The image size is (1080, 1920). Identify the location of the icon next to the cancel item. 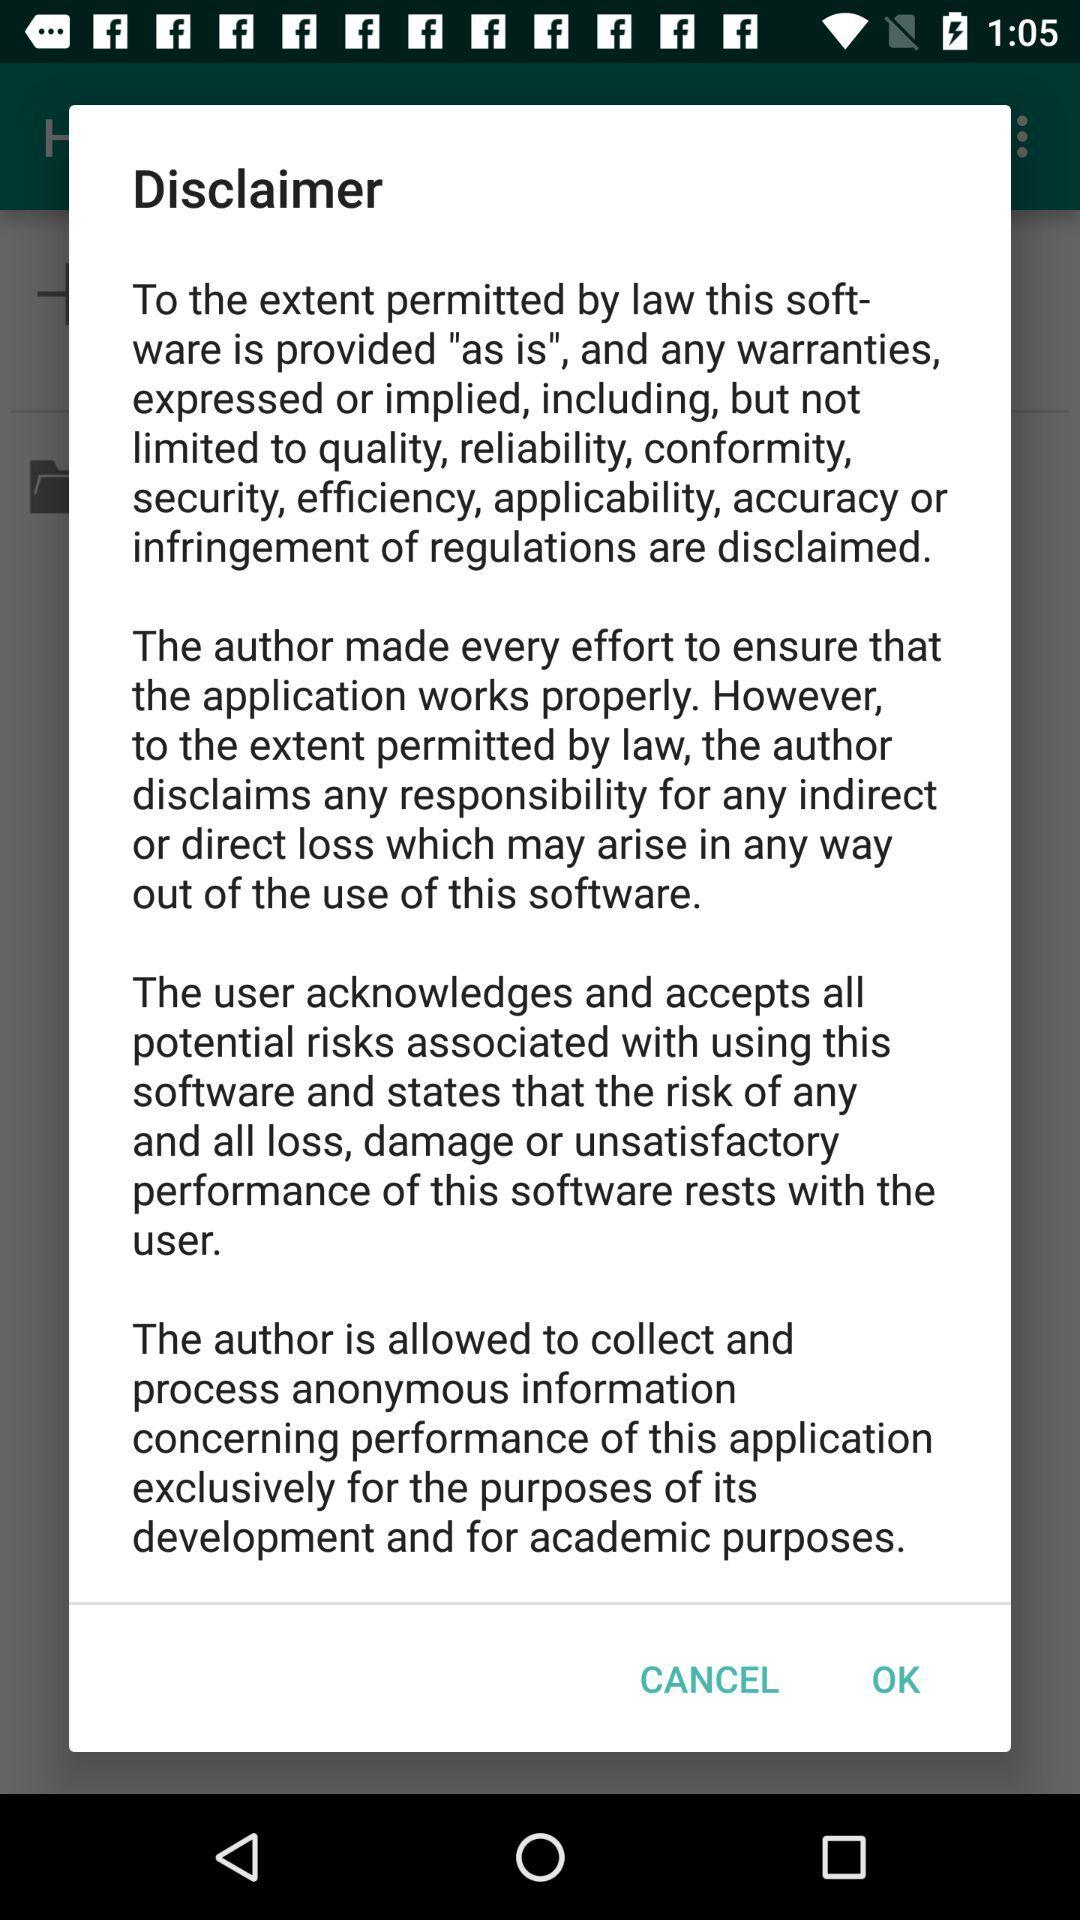
(894, 1678).